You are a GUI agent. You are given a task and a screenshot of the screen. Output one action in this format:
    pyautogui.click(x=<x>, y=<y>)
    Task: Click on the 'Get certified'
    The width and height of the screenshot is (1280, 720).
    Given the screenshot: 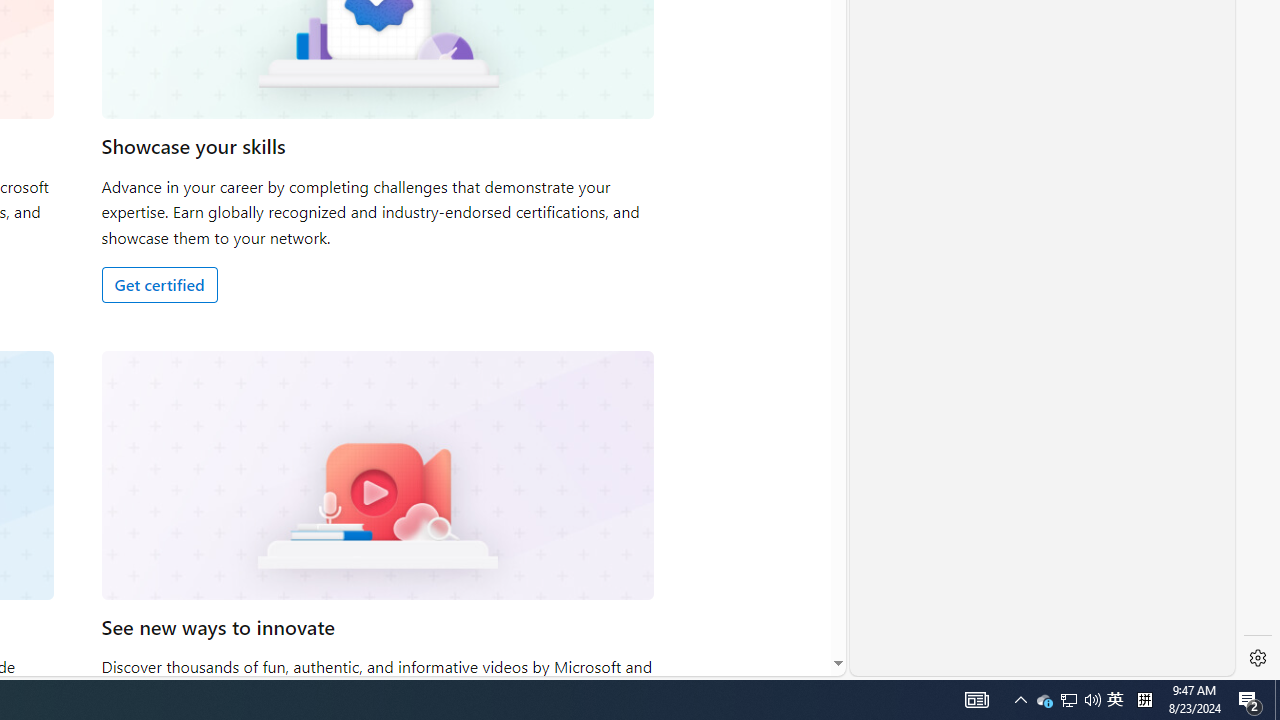 What is the action you would take?
    pyautogui.click(x=158, y=284)
    